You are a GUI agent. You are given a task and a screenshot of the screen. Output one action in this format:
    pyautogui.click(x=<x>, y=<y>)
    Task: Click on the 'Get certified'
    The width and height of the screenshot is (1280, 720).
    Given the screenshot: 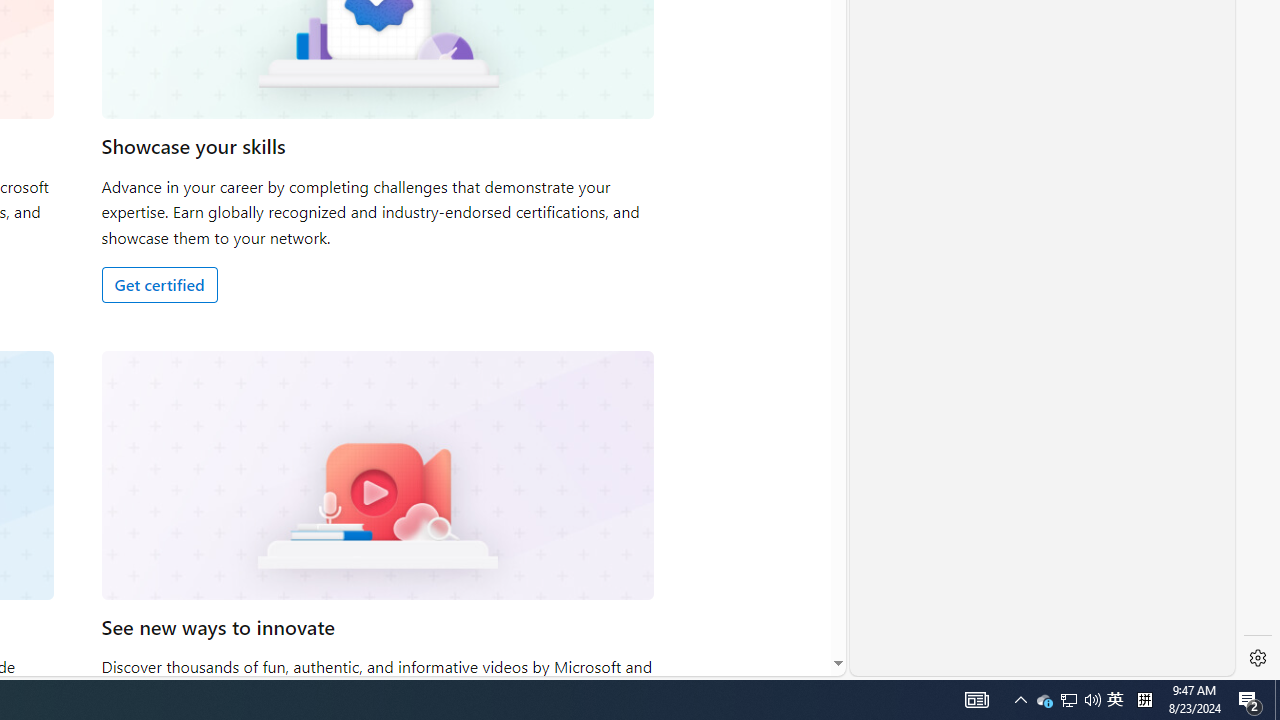 What is the action you would take?
    pyautogui.click(x=158, y=284)
    